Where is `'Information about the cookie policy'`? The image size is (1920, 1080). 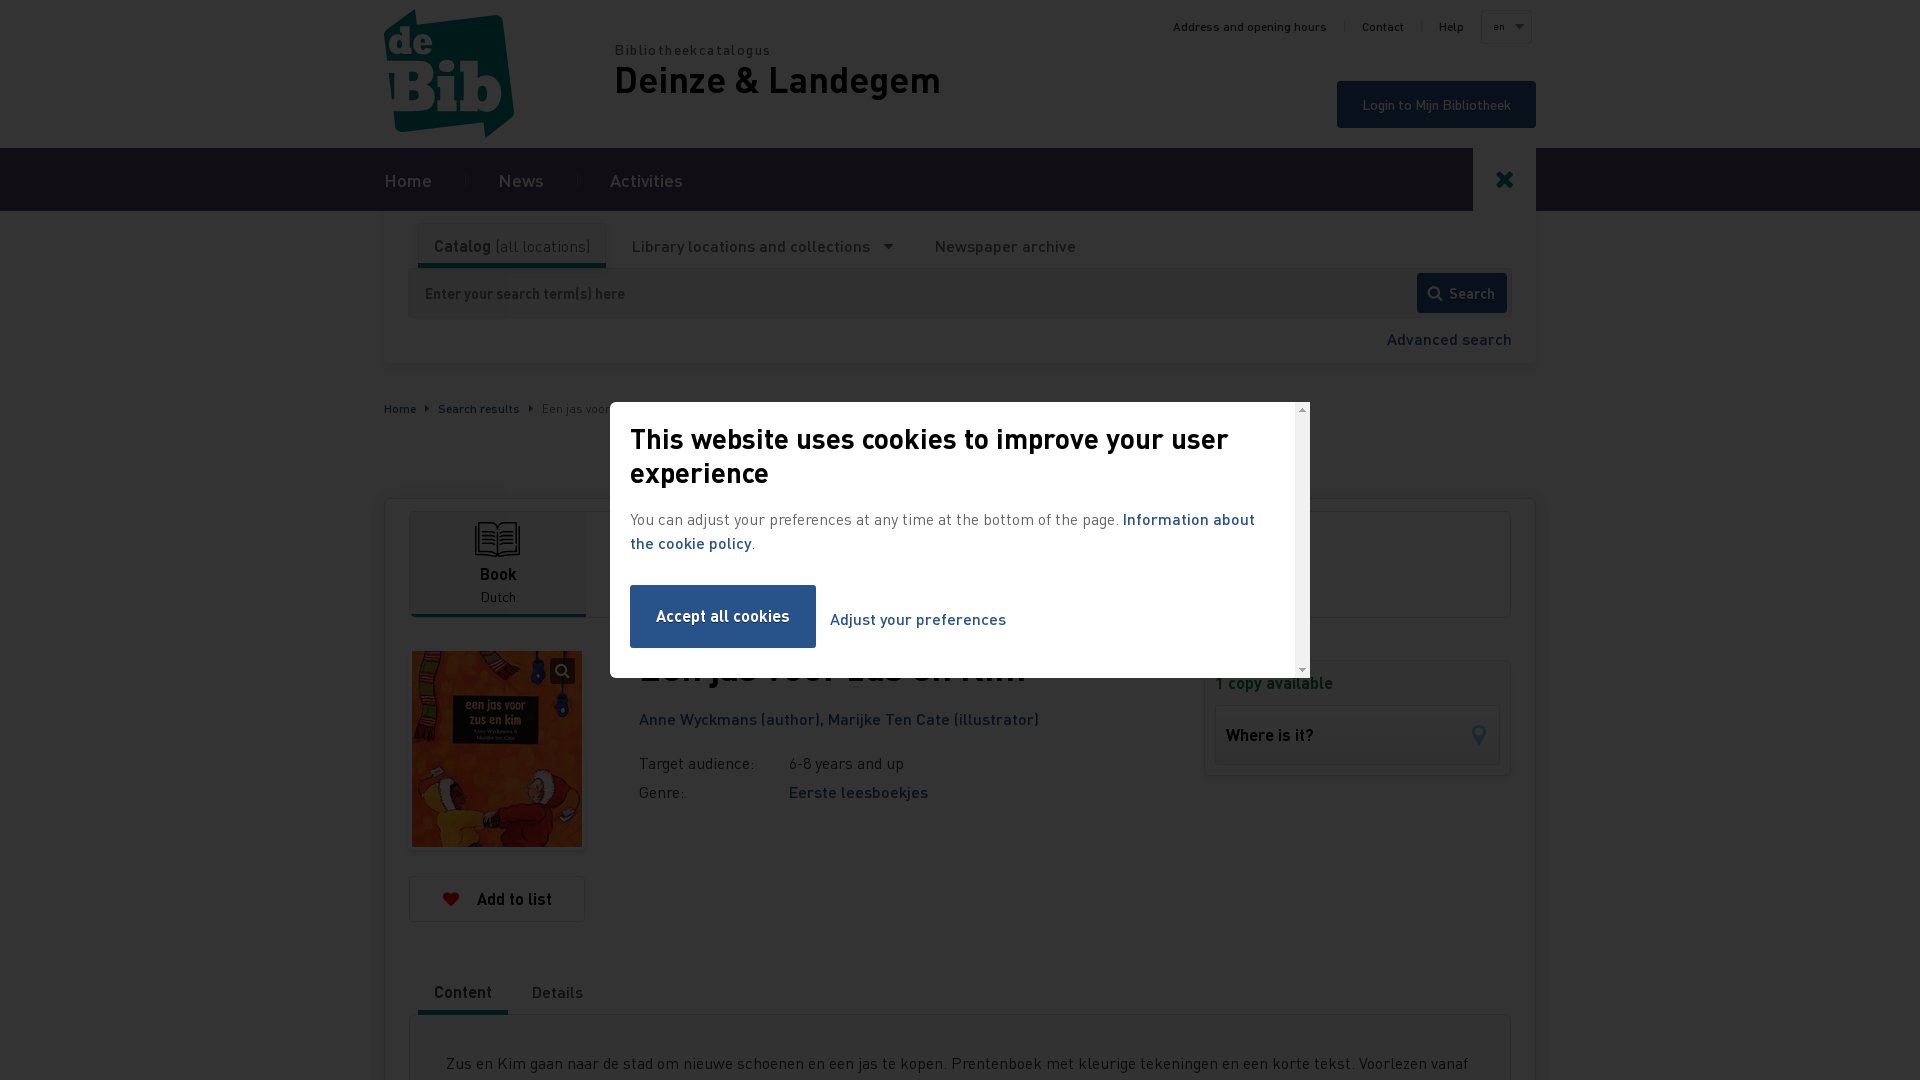
'Information about the cookie policy' is located at coordinates (941, 529).